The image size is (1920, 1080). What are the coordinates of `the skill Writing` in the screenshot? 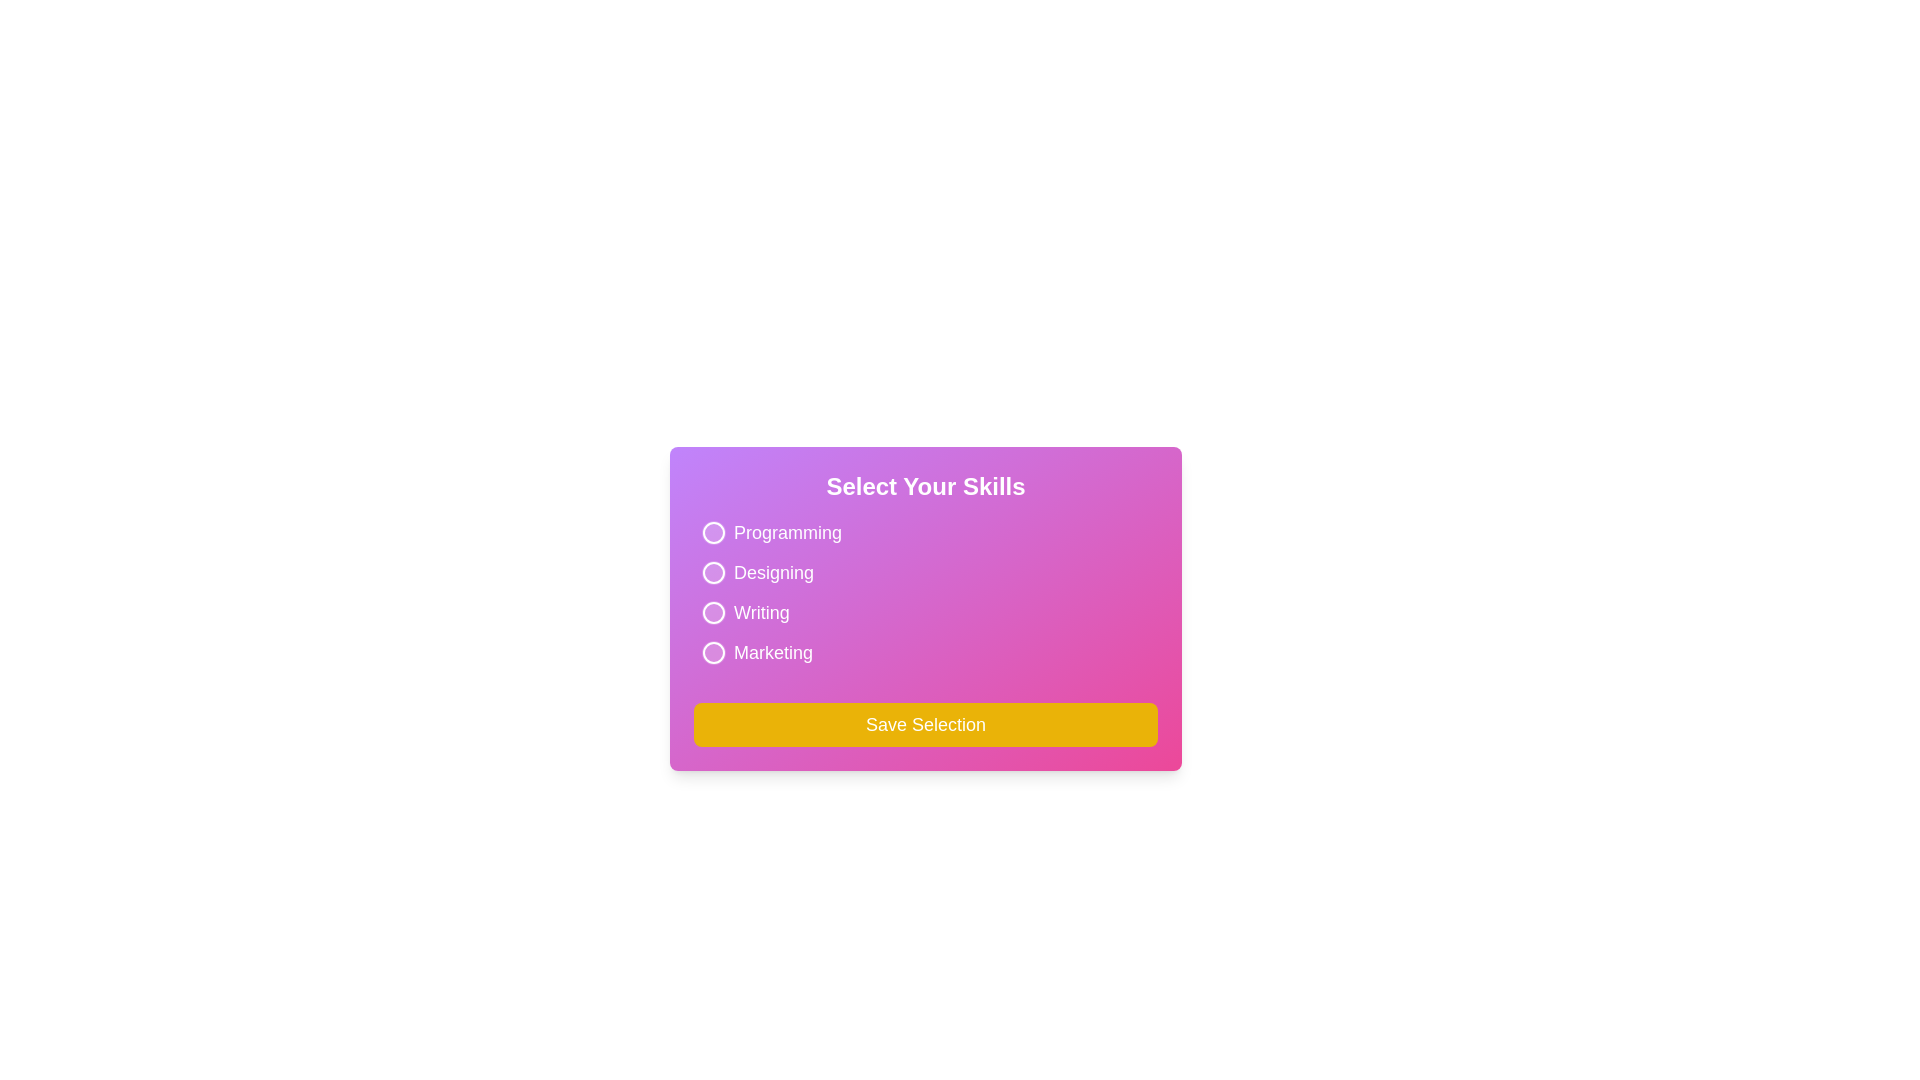 It's located at (714, 612).